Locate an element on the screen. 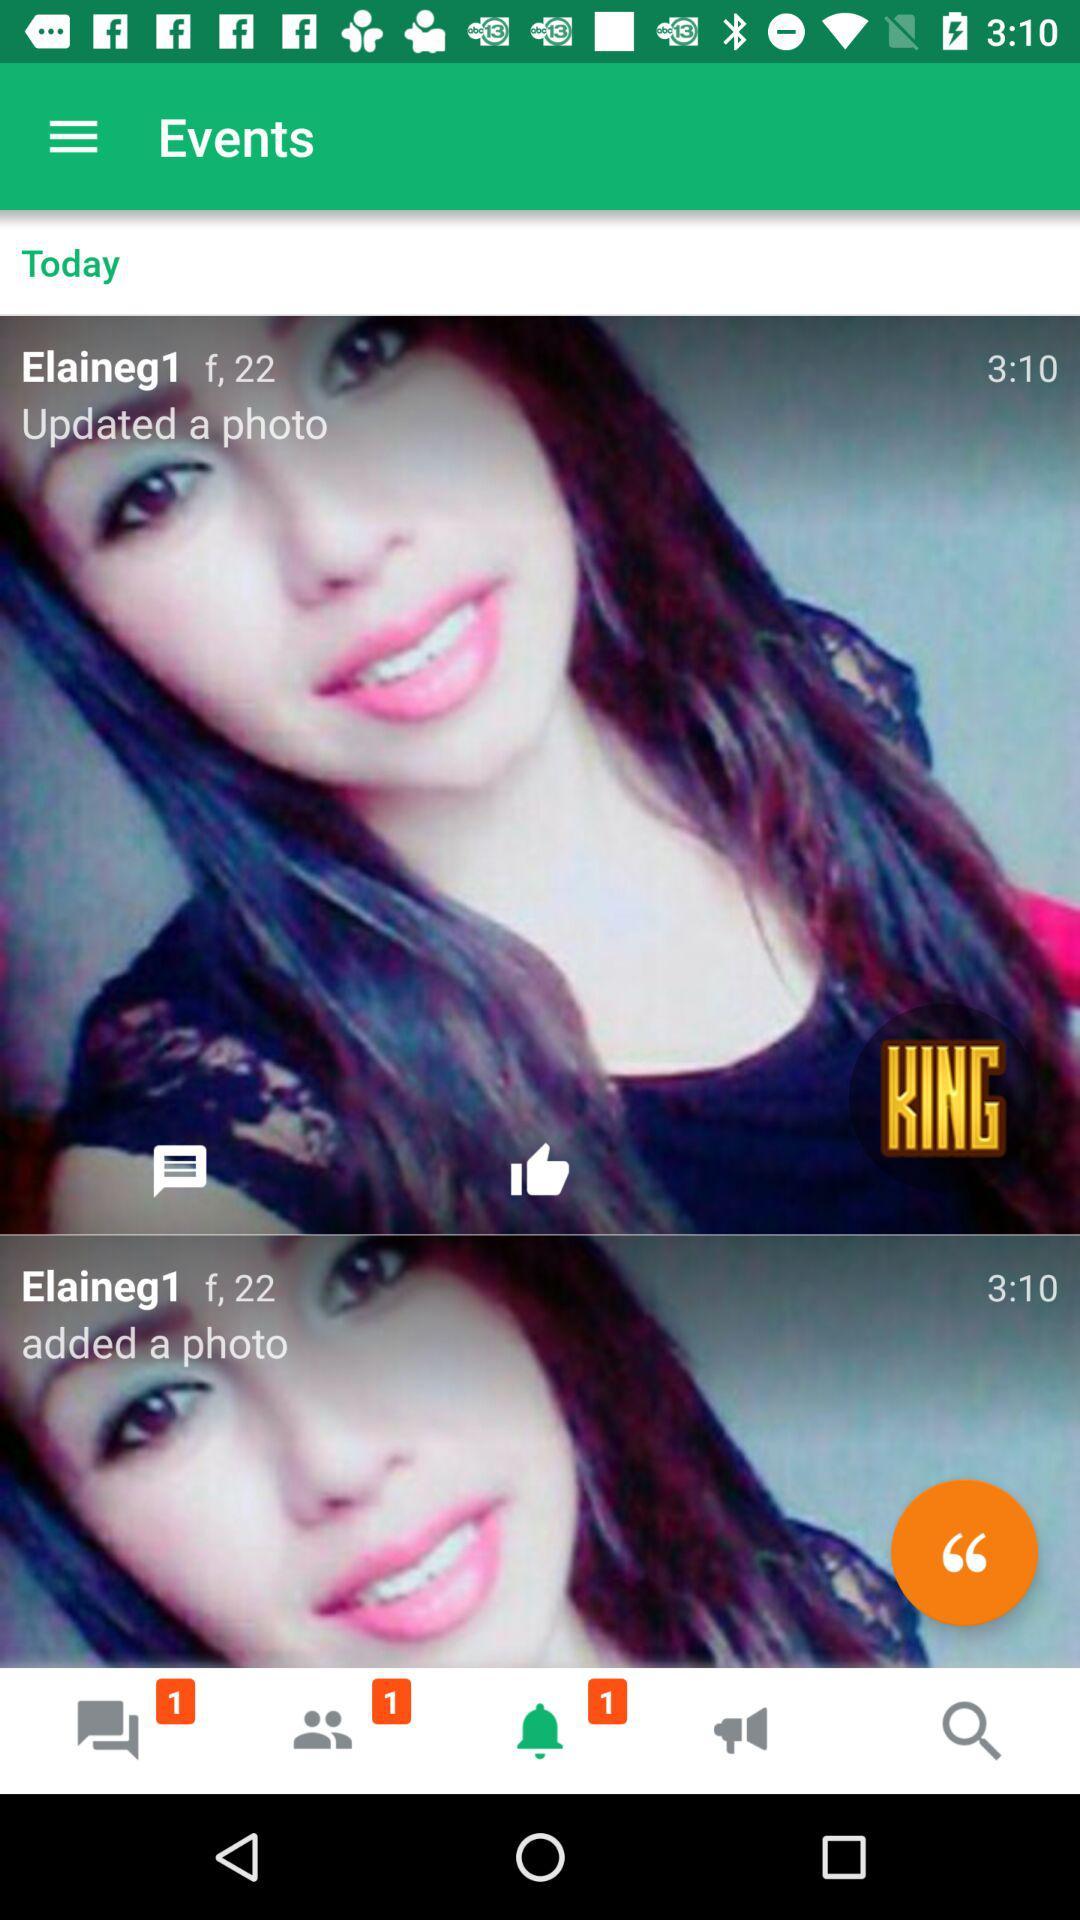 The width and height of the screenshot is (1080, 1920). the image which is on left to bell symbol is located at coordinates (323, 1730).